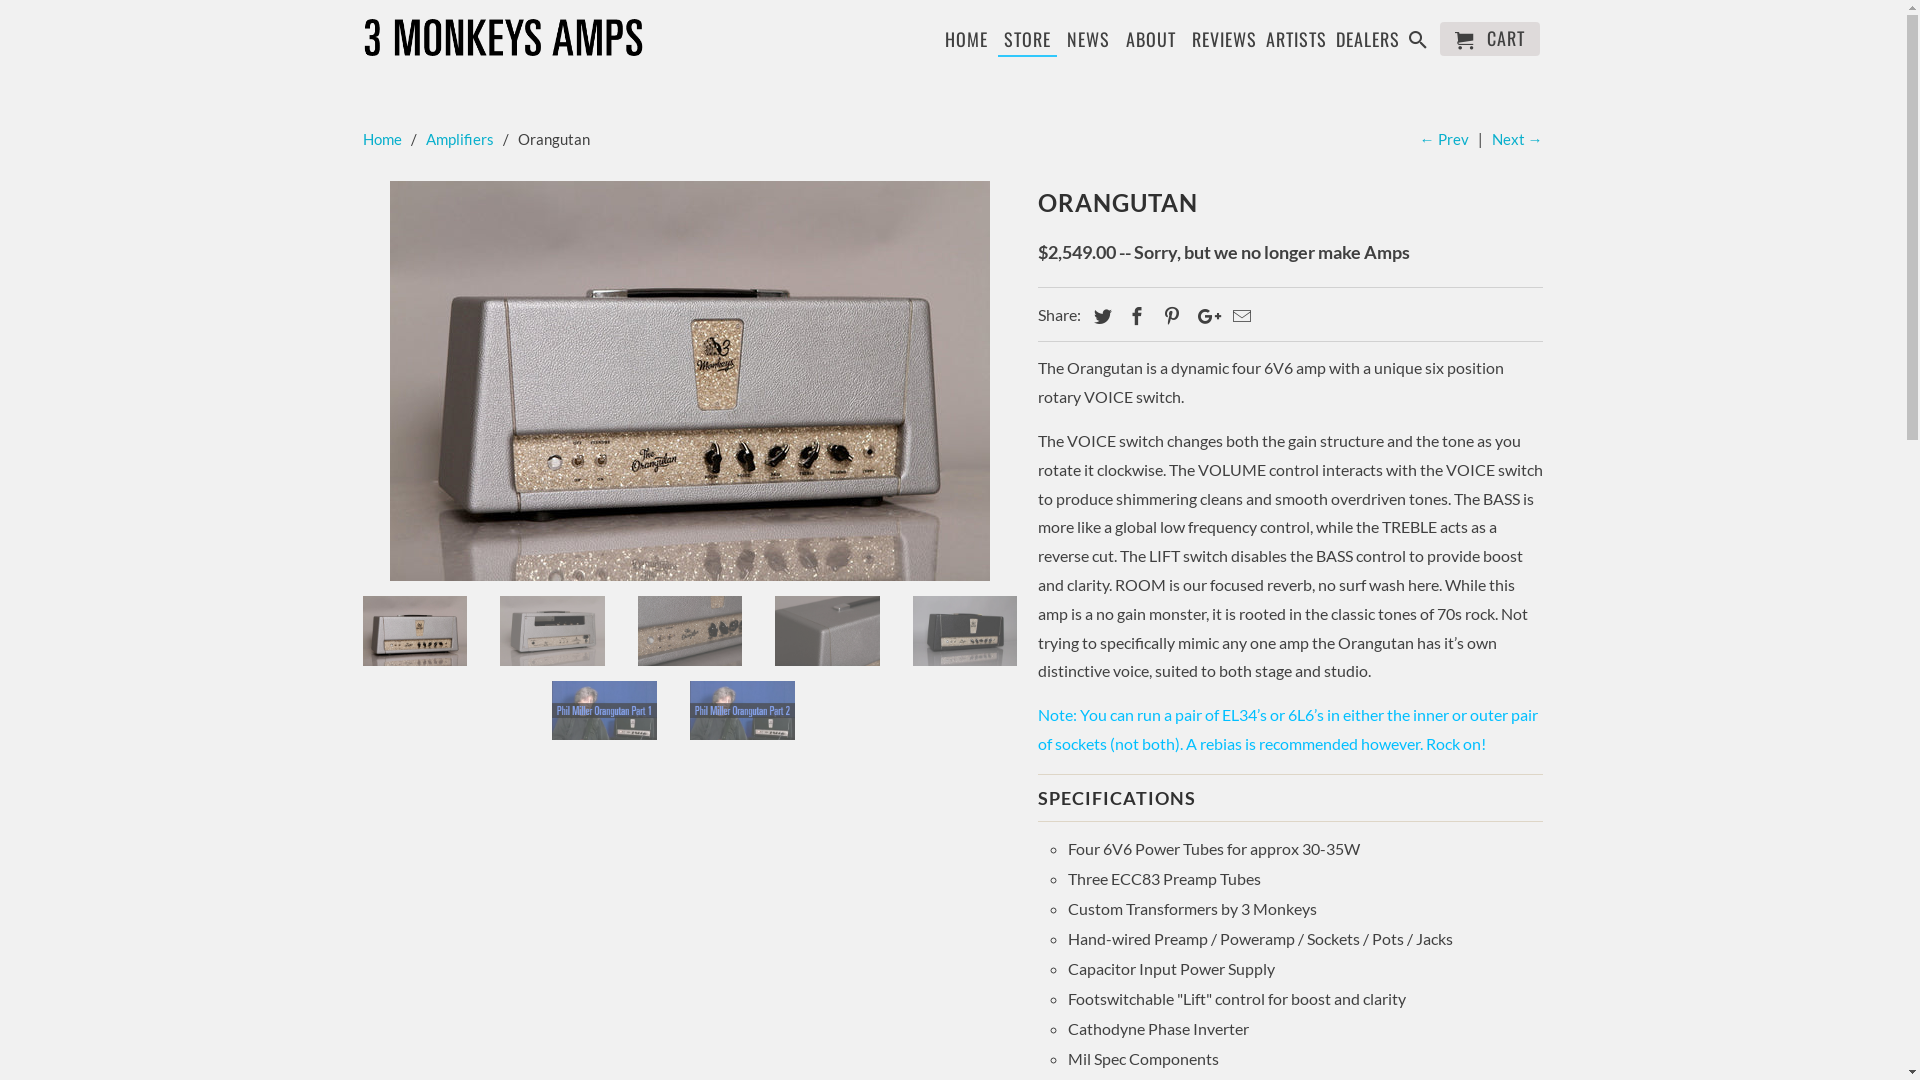 The width and height of the screenshot is (1920, 1080). I want to click on 'REVIEWS', so click(1223, 42).